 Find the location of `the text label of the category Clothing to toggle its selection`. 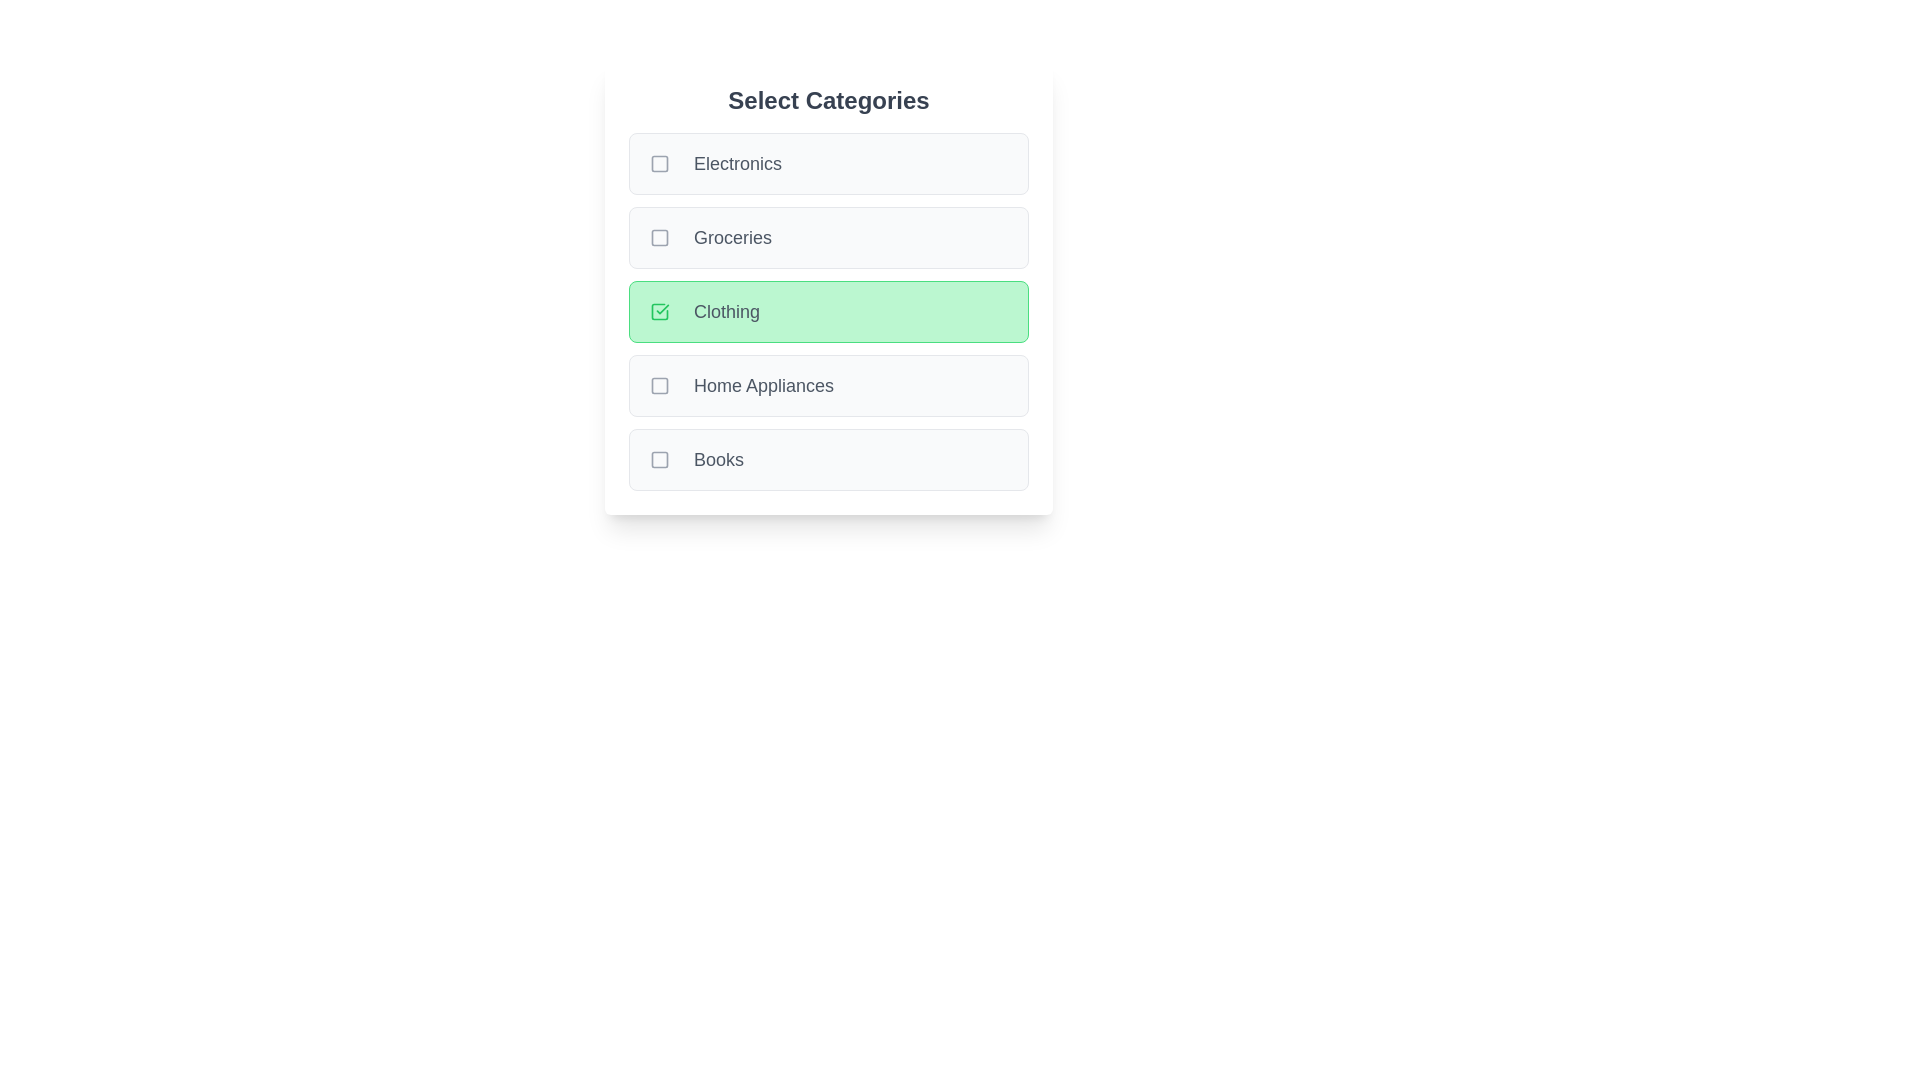

the text label of the category Clothing to toggle its selection is located at coordinates (725, 312).